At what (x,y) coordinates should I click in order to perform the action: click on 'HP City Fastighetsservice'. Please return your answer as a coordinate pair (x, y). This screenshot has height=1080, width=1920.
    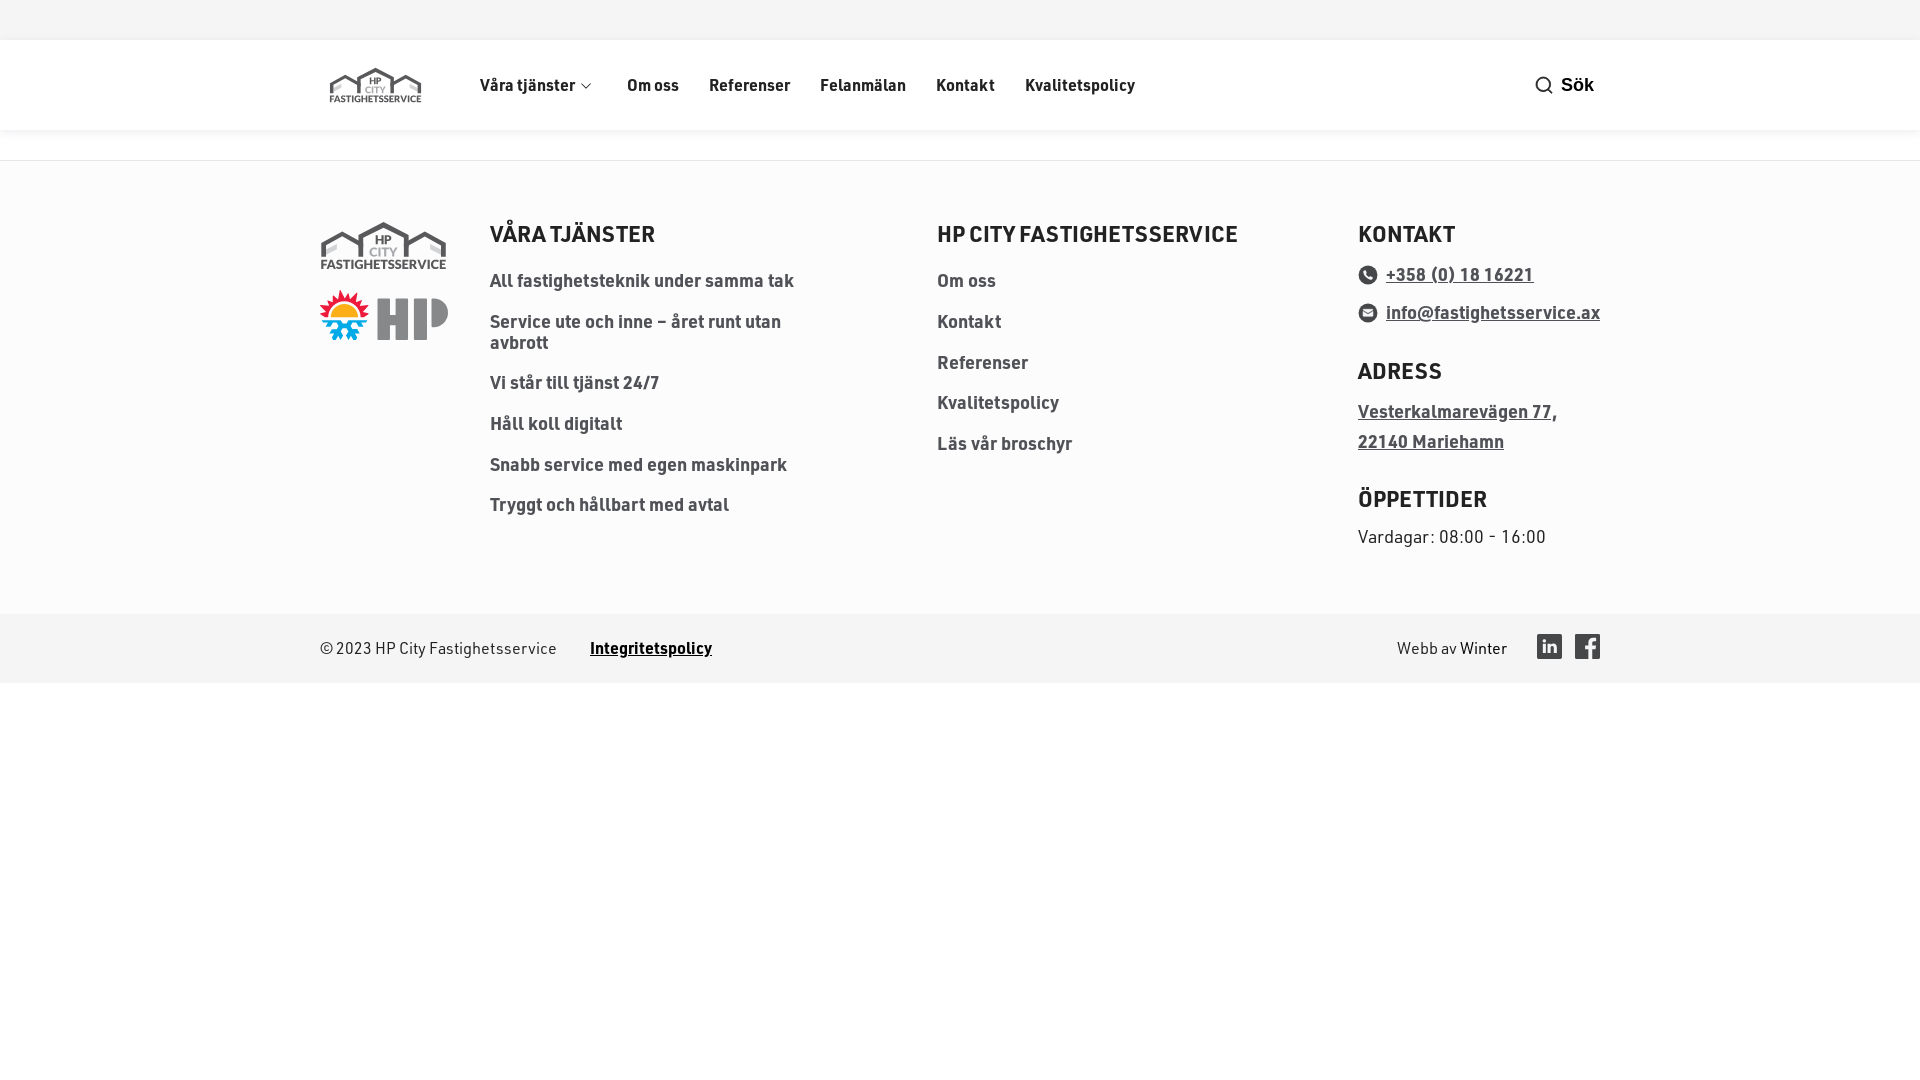
    Looking at the image, I should click on (374, 83).